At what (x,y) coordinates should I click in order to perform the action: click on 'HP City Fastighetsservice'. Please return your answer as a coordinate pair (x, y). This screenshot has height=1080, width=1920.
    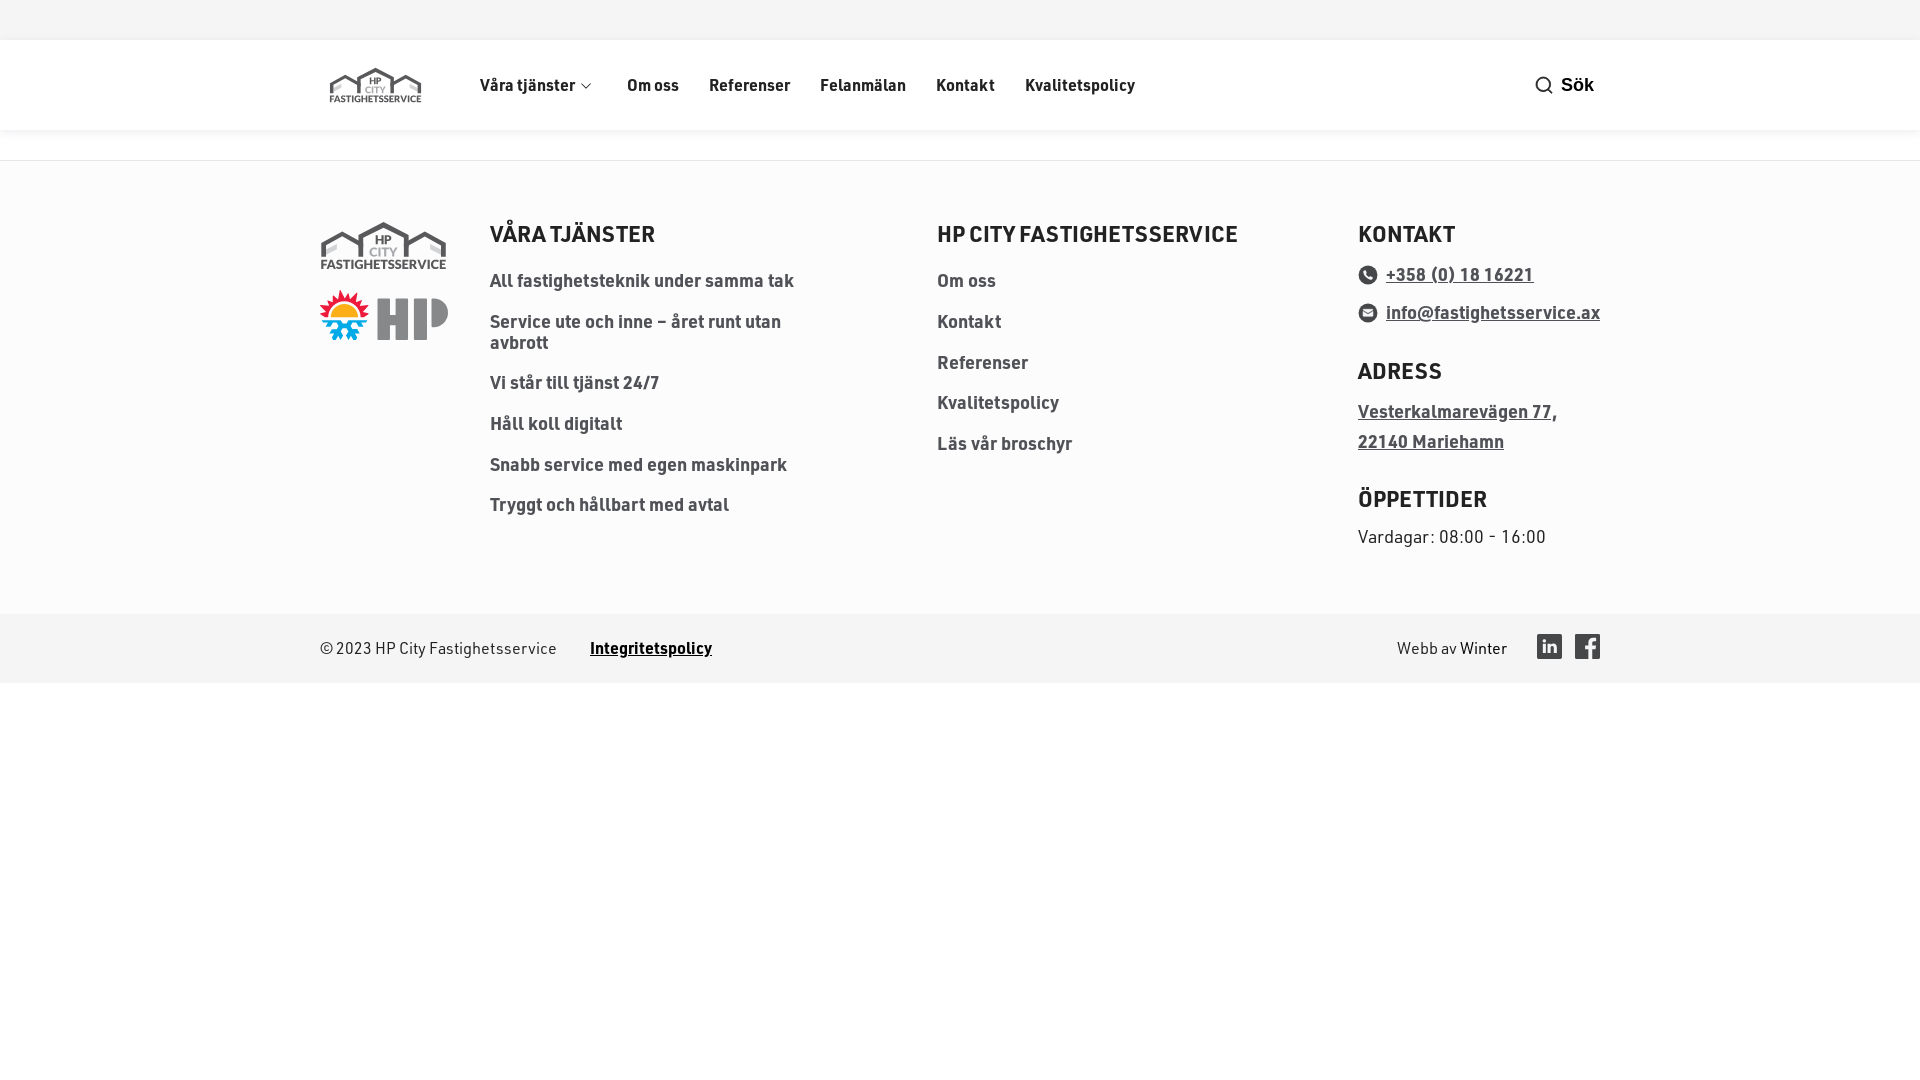
    Looking at the image, I should click on (374, 83).